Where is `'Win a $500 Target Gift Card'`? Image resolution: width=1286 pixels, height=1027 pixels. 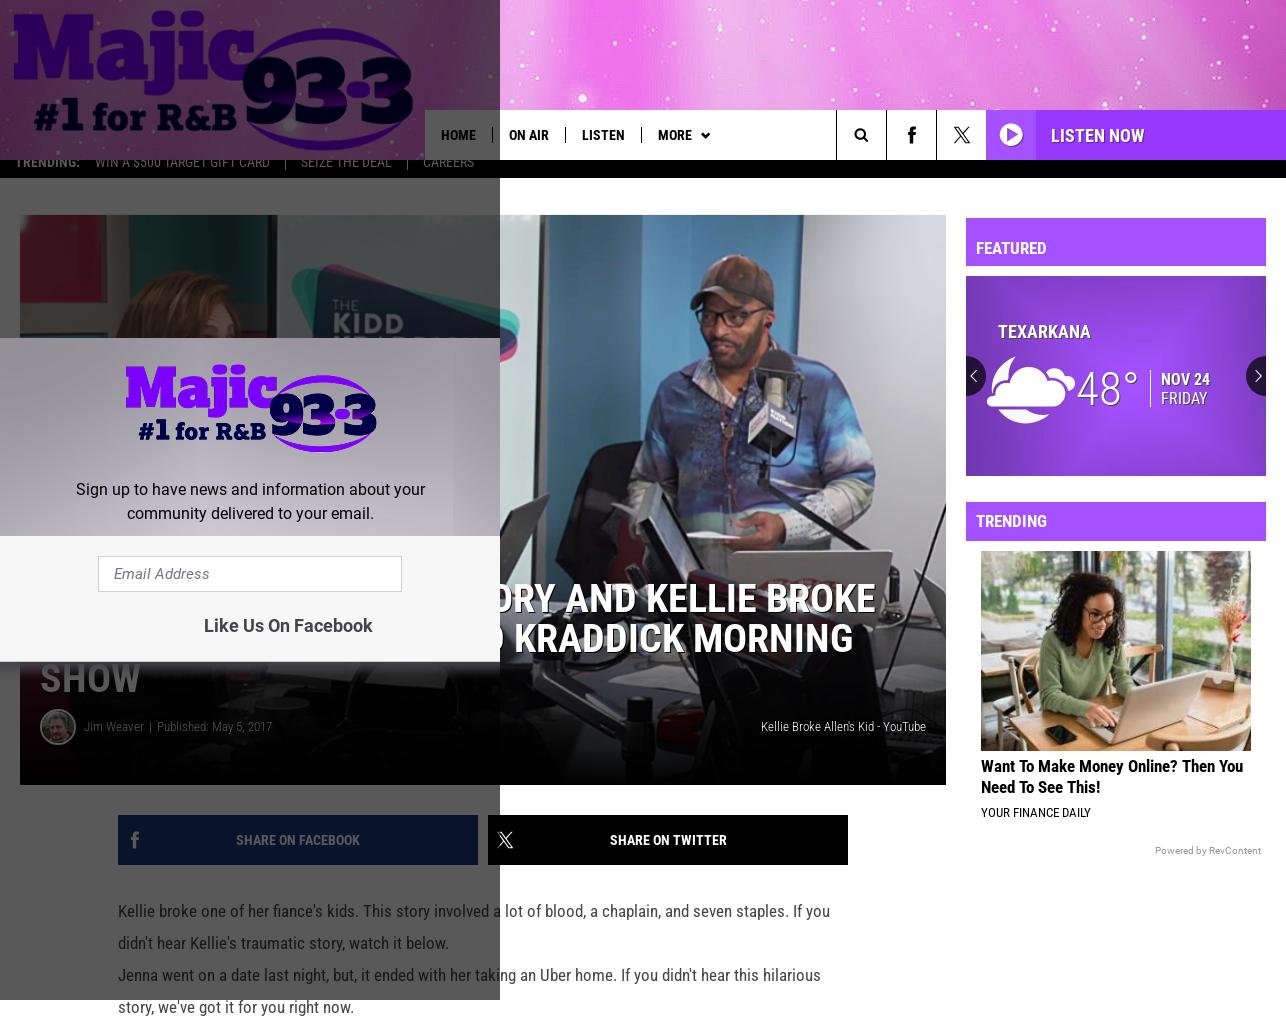 'Win a $500 Target Gift Card' is located at coordinates (182, 175).